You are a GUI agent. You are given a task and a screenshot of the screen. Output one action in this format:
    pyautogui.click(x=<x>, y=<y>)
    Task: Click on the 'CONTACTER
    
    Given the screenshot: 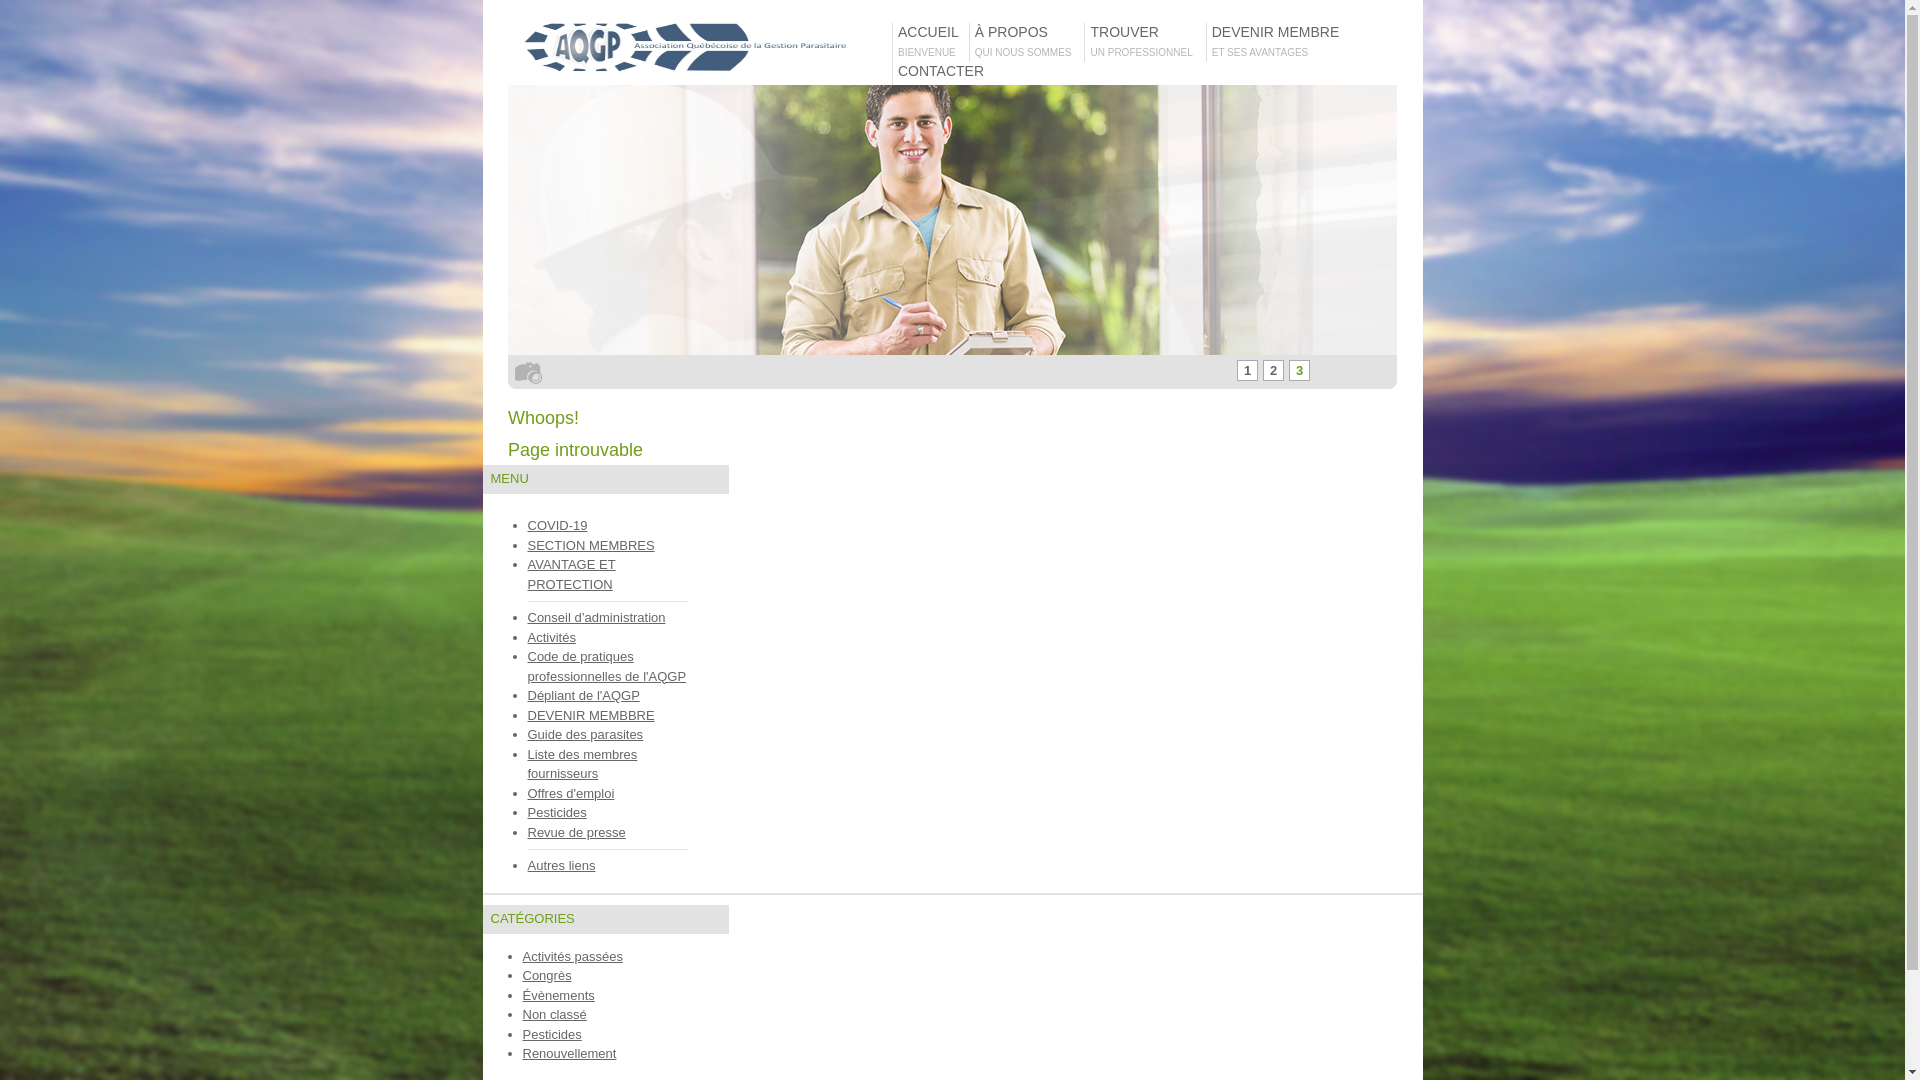 What is the action you would take?
    pyautogui.click(x=938, y=80)
    